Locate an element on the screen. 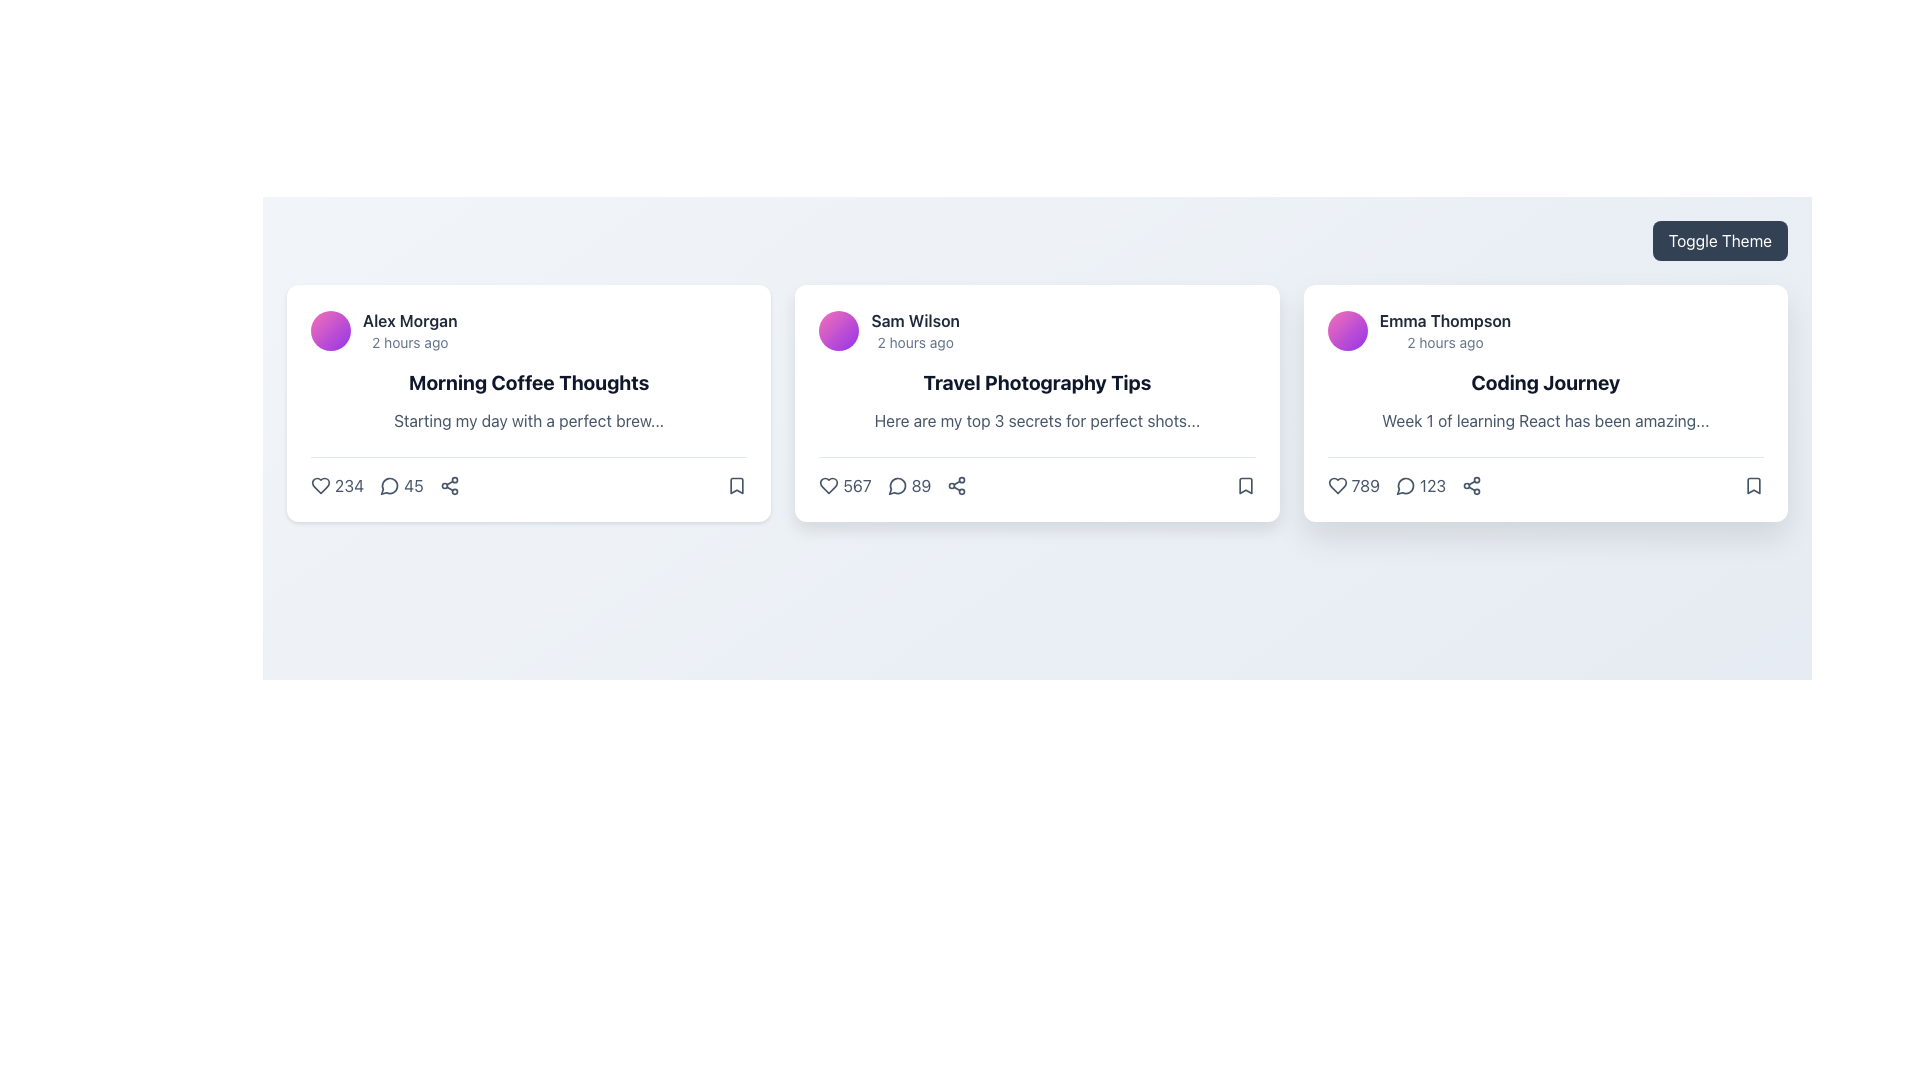 The width and height of the screenshot is (1920, 1080). the share icon, which is a minimalistic representation of three connected dots located in the bottom-right corner of the third content card is located at coordinates (1472, 486).